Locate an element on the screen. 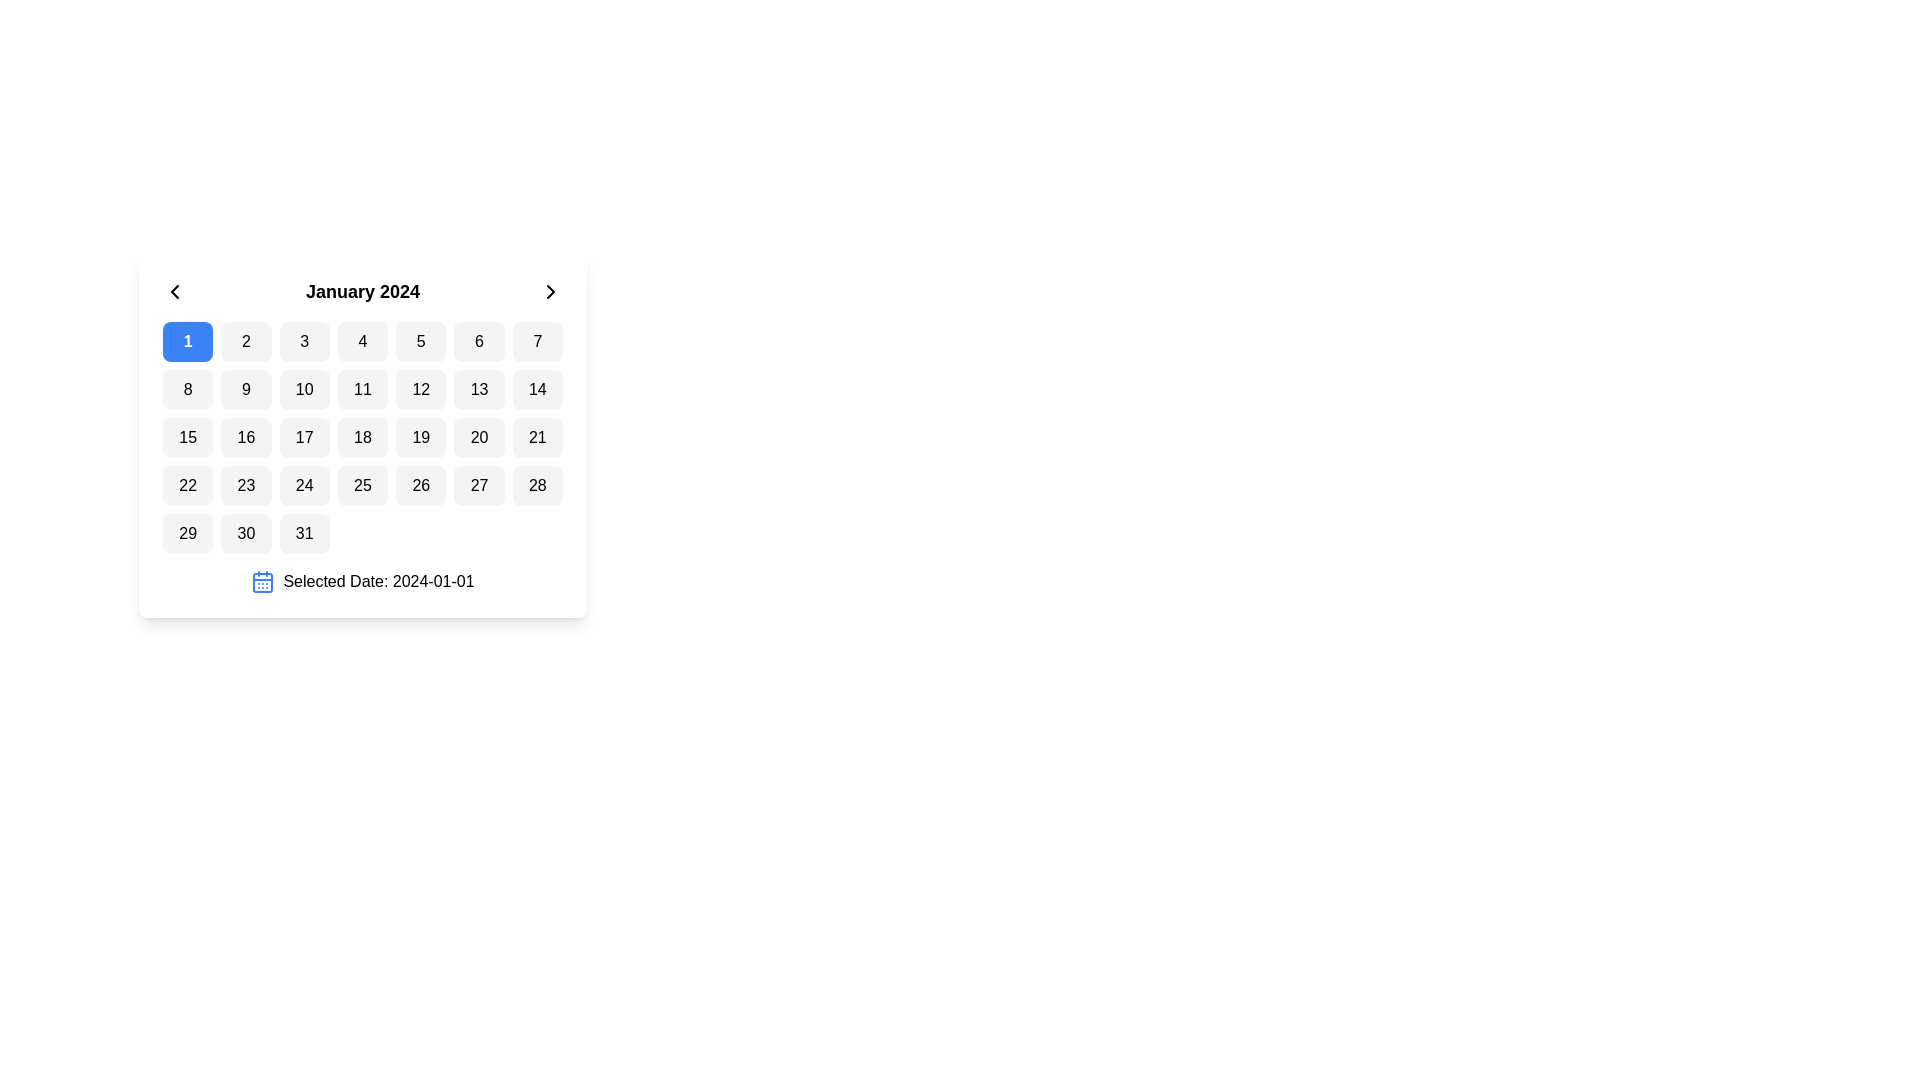 The height and width of the screenshot is (1080, 1920). the clickable date item representing the date '31' in the calendar grid is located at coordinates (303, 532).